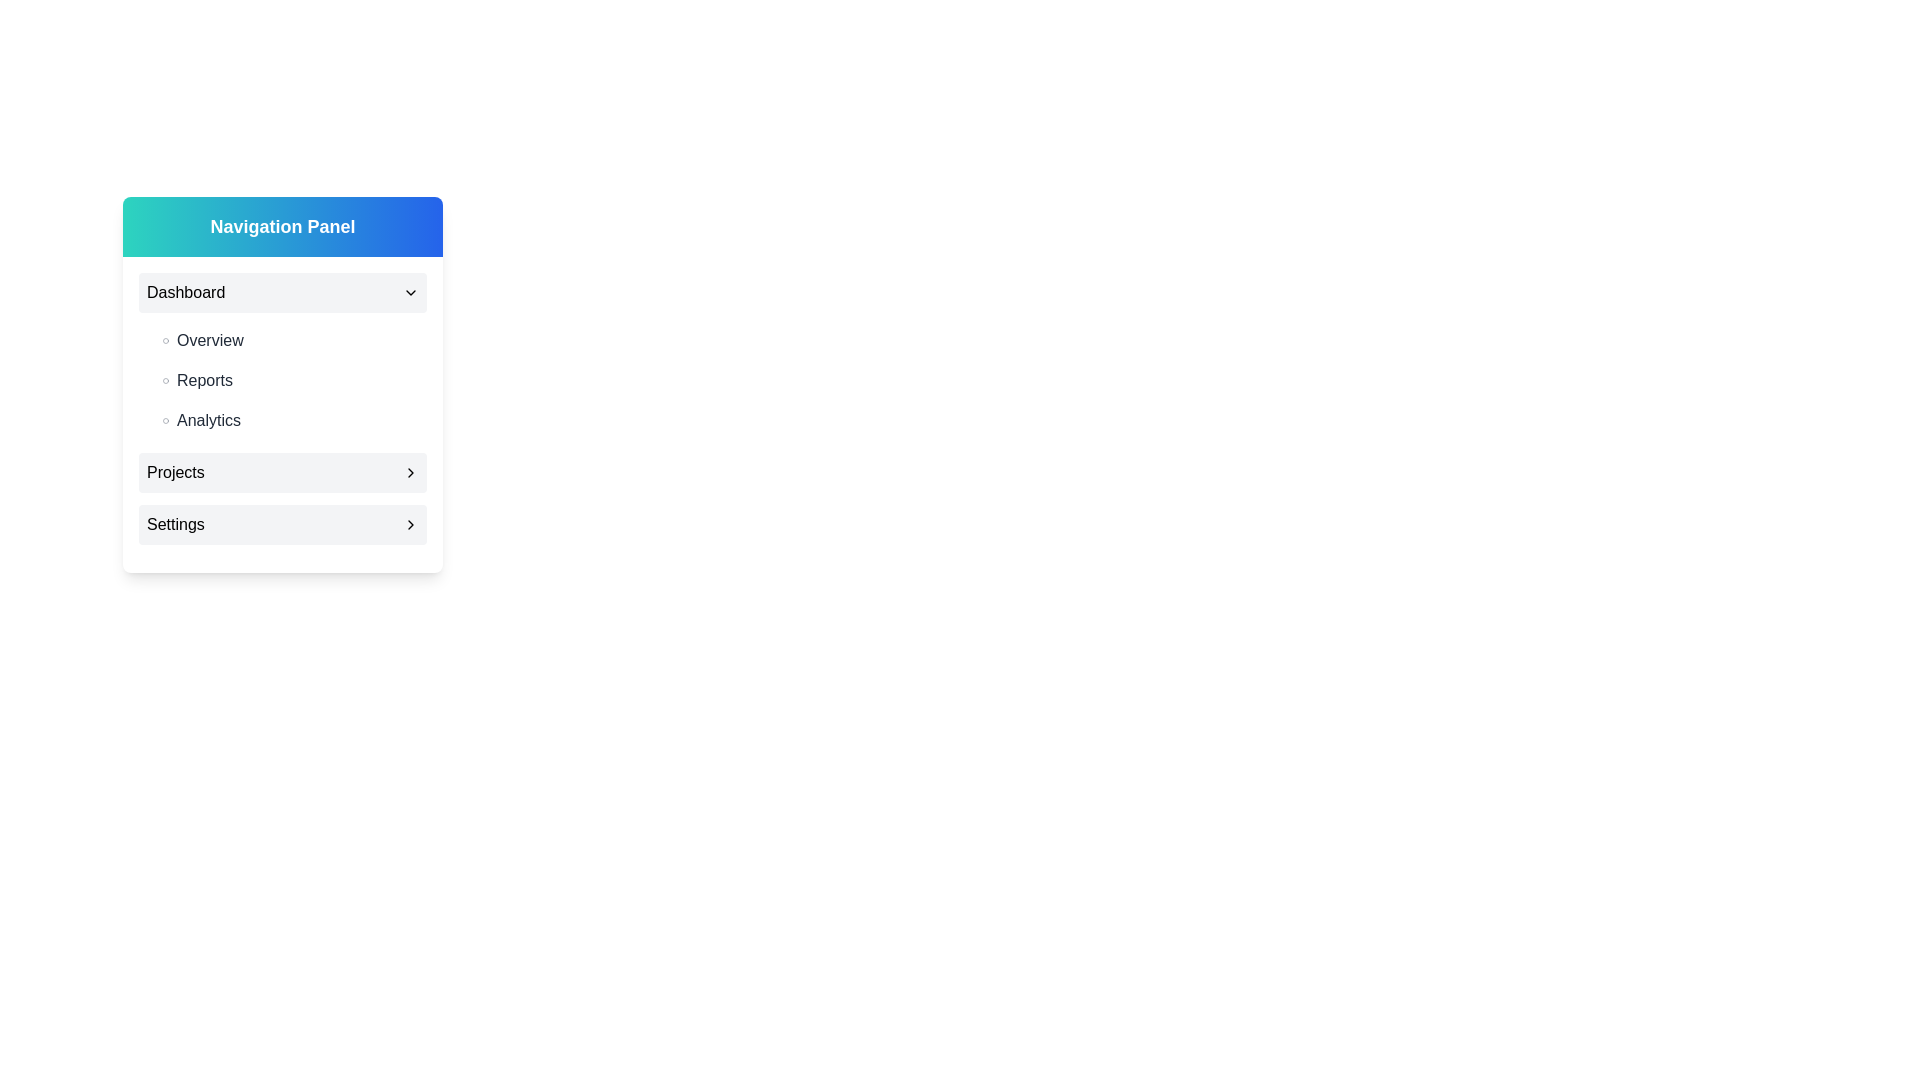 This screenshot has height=1080, width=1920. What do you see at coordinates (282, 523) in the screenshot?
I see `the 'Settings' button with a light gray background and rounded corners located in the vertical navigation menu below the 'Projects' button` at bounding box center [282, 523].